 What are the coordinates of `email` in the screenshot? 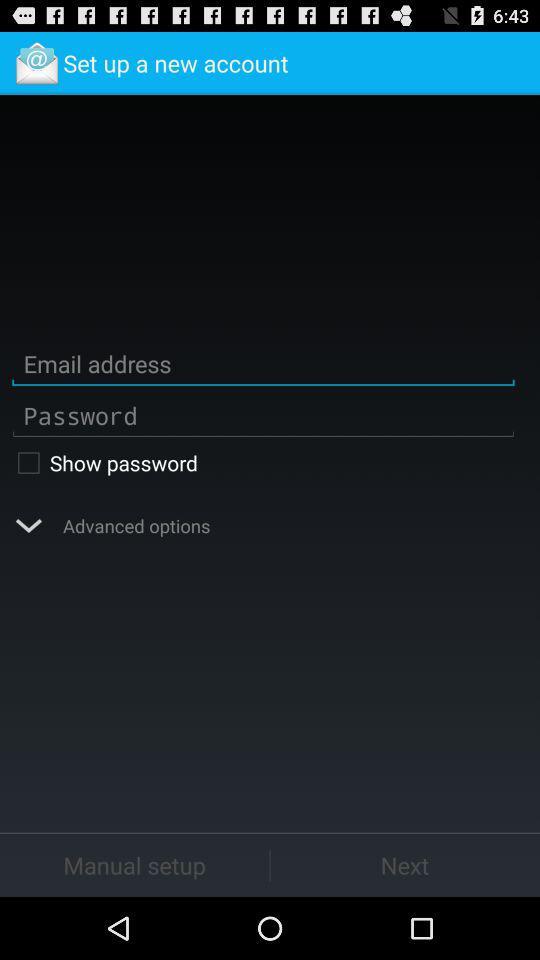 It's located at (263, 363).